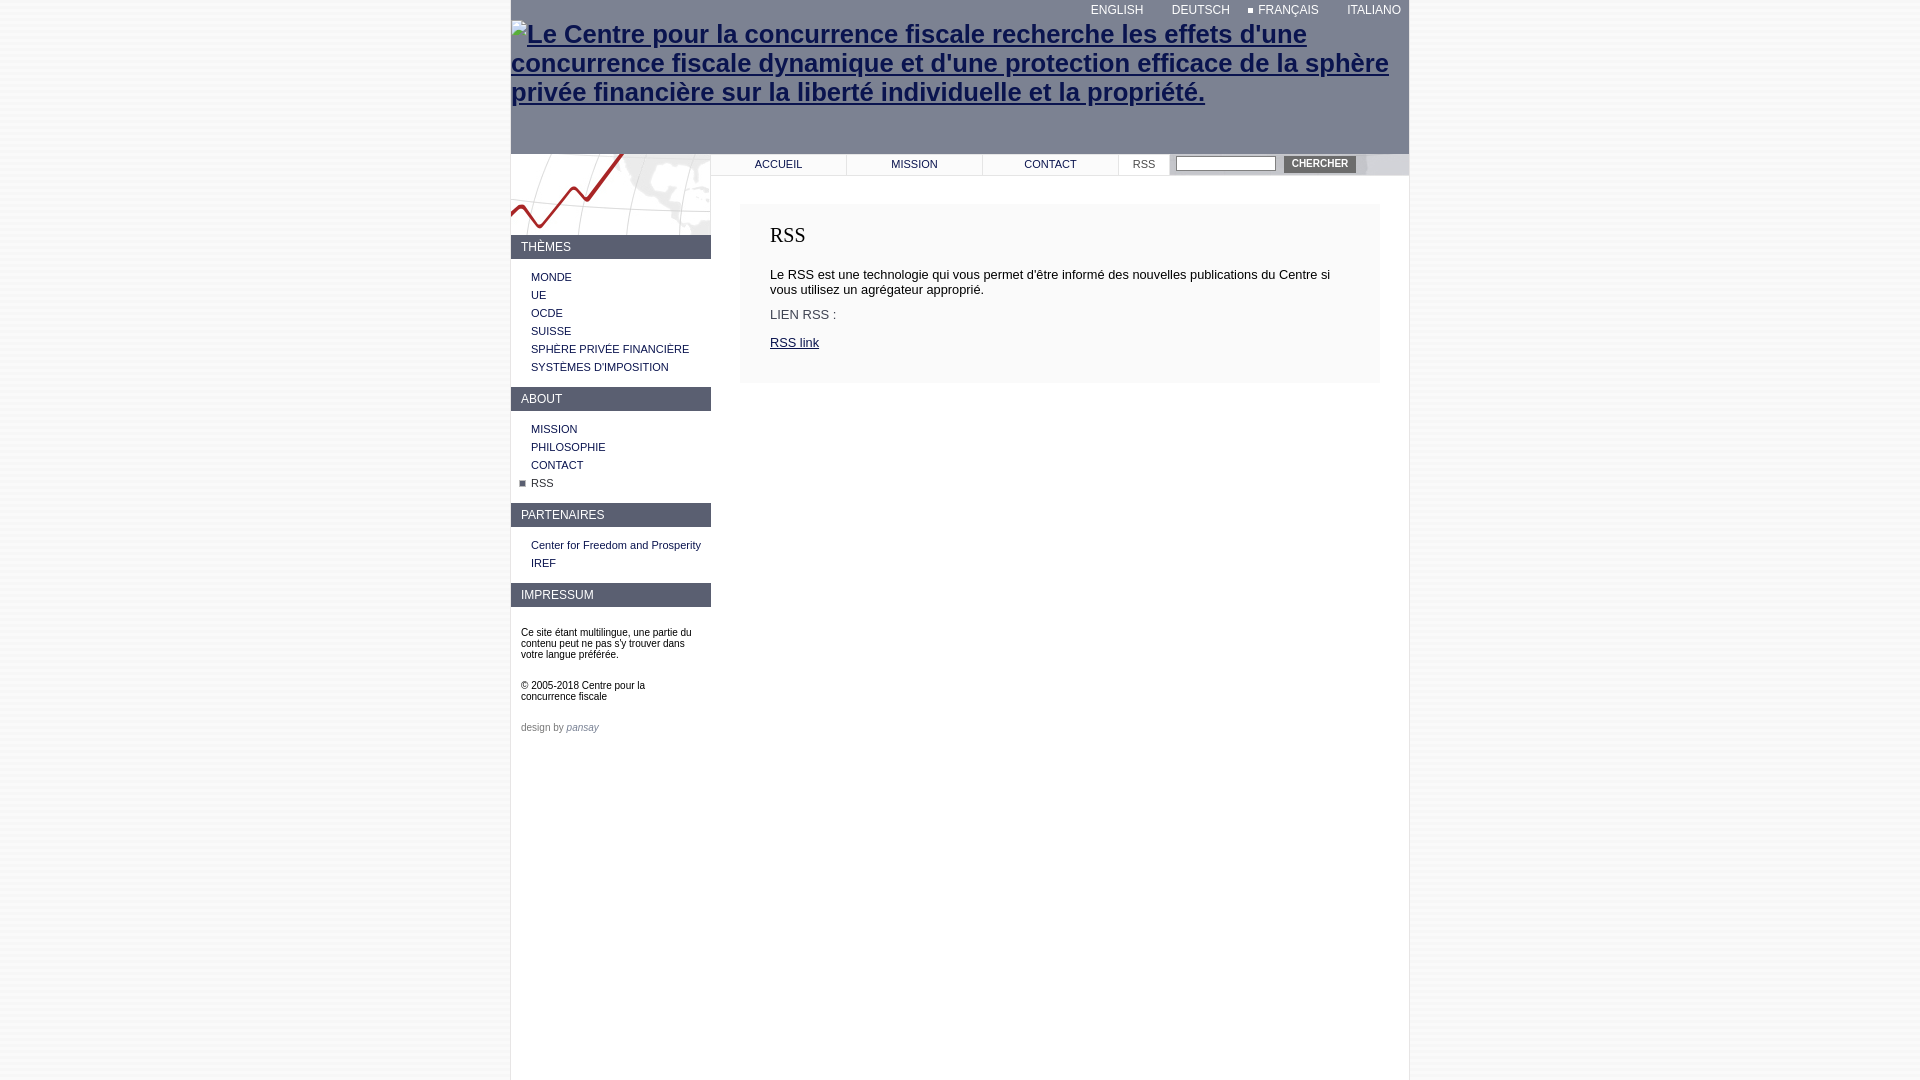  I want to click on 'IREF', so click(543, 563).